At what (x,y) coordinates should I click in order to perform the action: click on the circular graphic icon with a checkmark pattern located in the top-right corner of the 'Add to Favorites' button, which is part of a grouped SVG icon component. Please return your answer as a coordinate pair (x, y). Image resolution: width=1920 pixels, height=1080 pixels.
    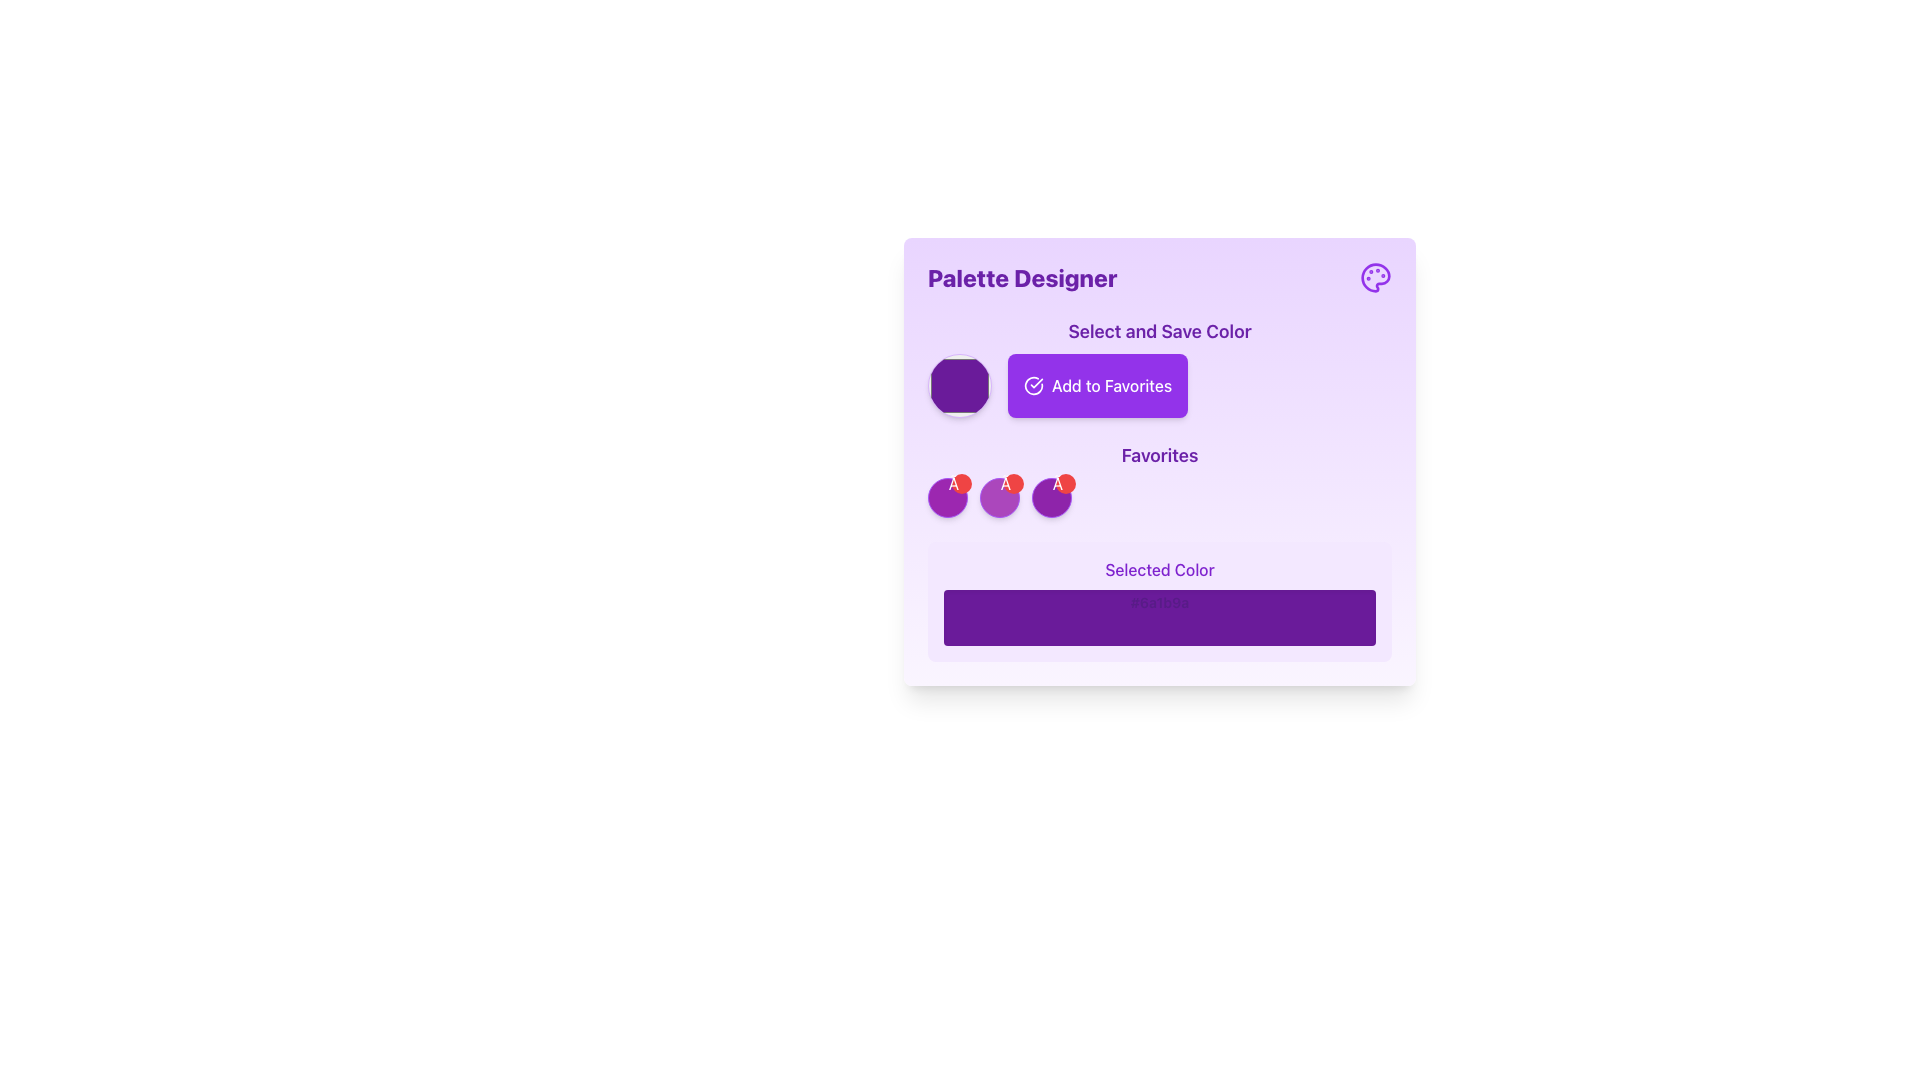
    Looking at the image, I should click on (1033, 385).